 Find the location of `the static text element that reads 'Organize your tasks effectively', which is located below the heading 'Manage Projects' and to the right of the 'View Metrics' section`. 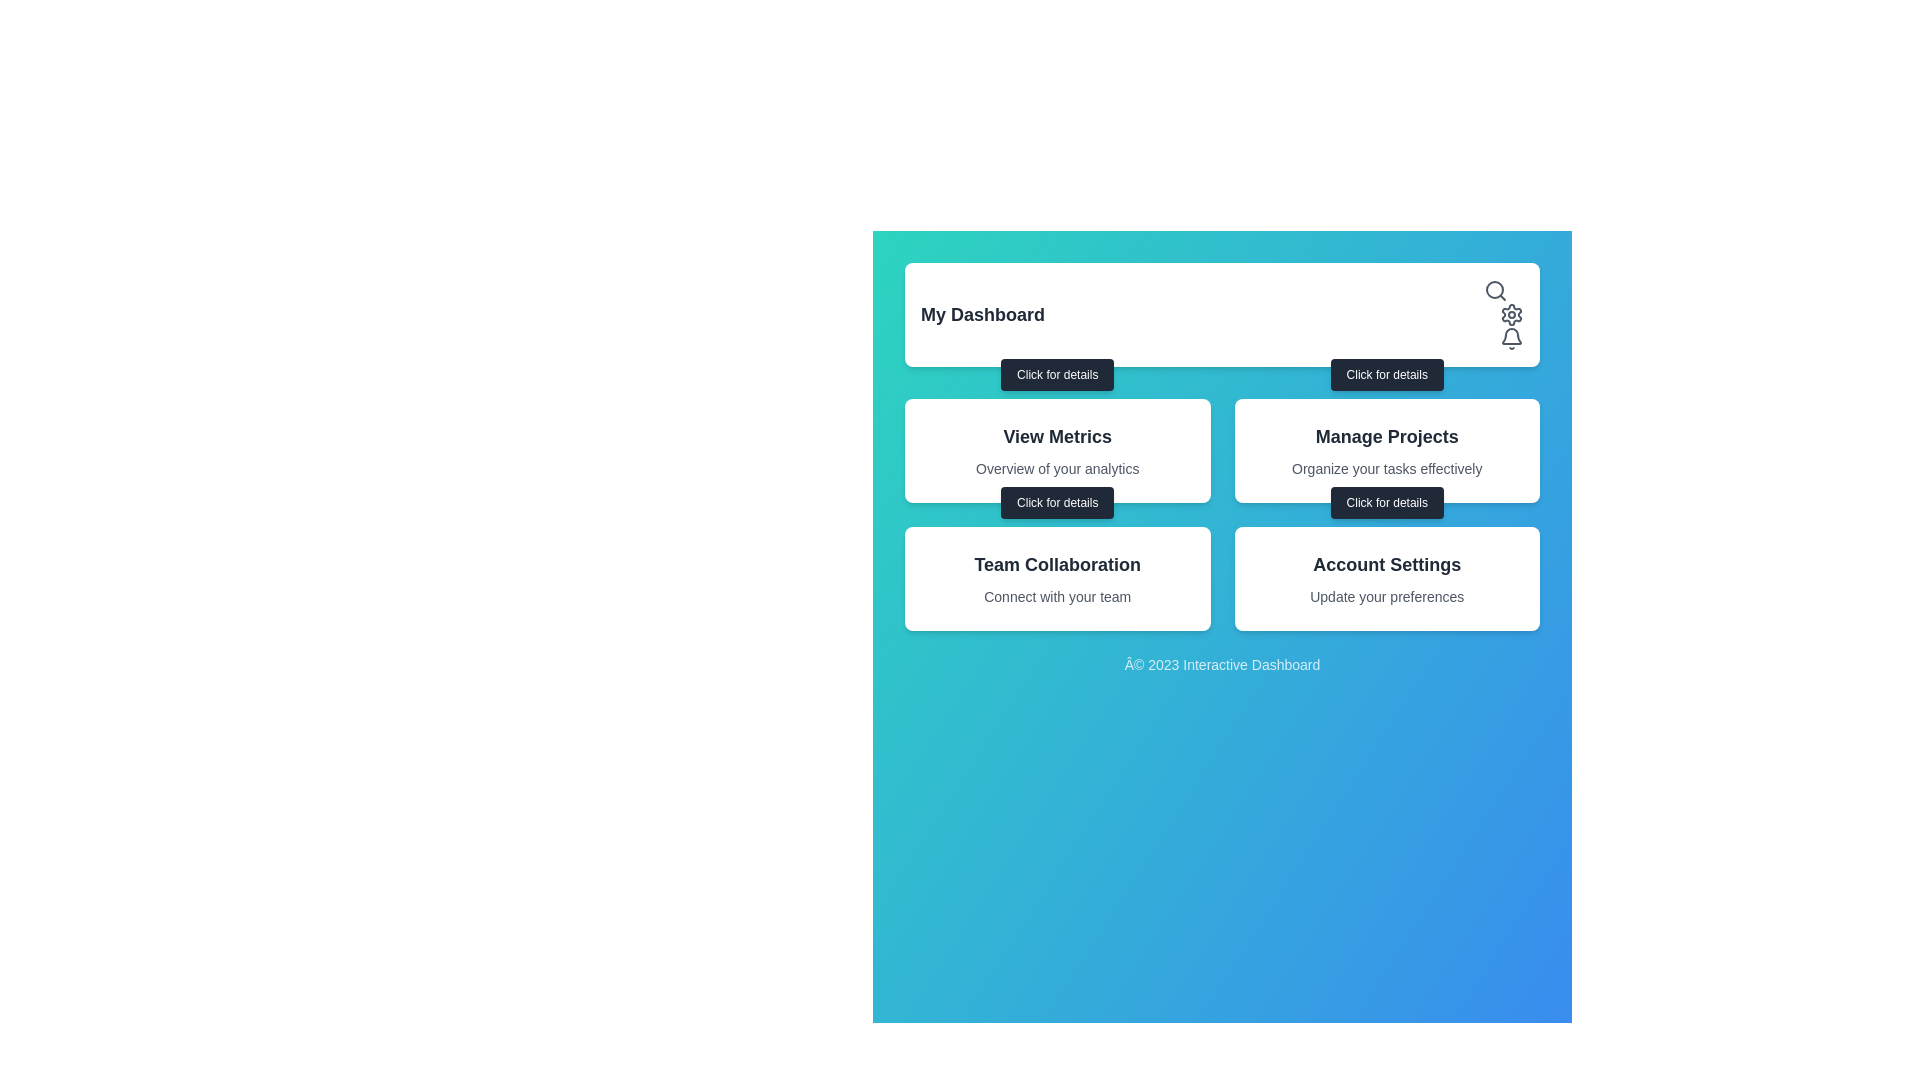

the static text element that reads 'Organize your tasks effectively', which is located below the heading 'Manage Projects' and to the right of the 'View Metrics' section is located at coordinates (1386, 469).